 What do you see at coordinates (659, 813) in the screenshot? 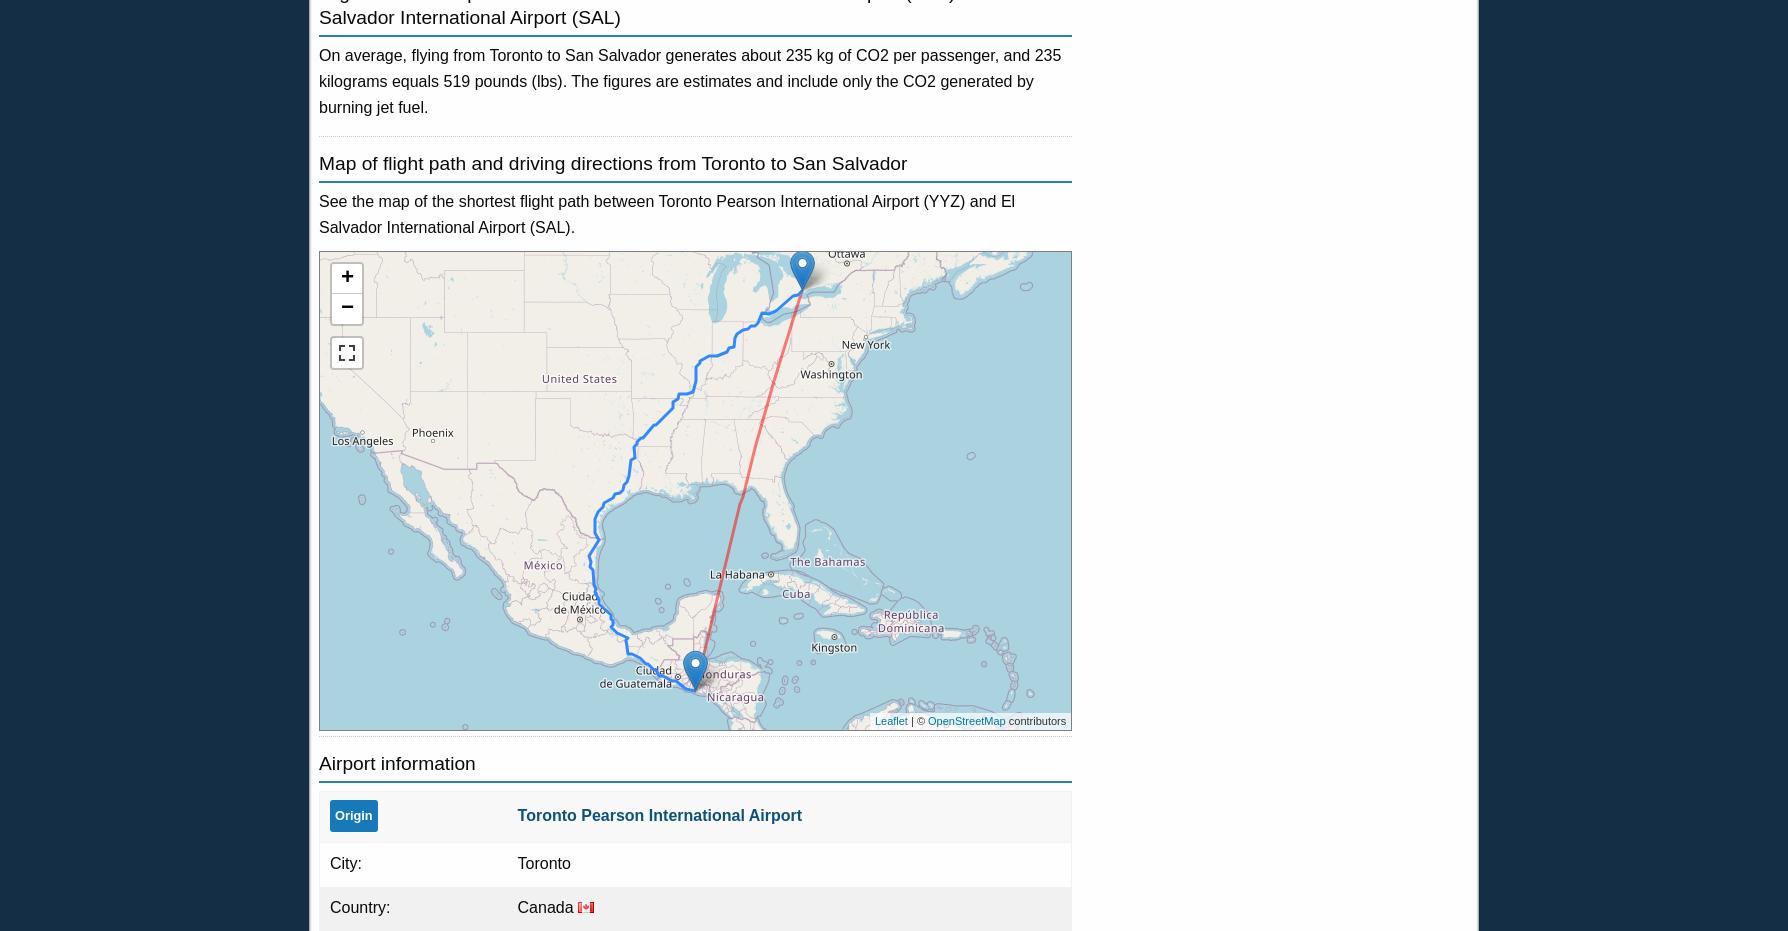
I see `'Toronto Pearson International Airport'` at bounding box center [659, 813].